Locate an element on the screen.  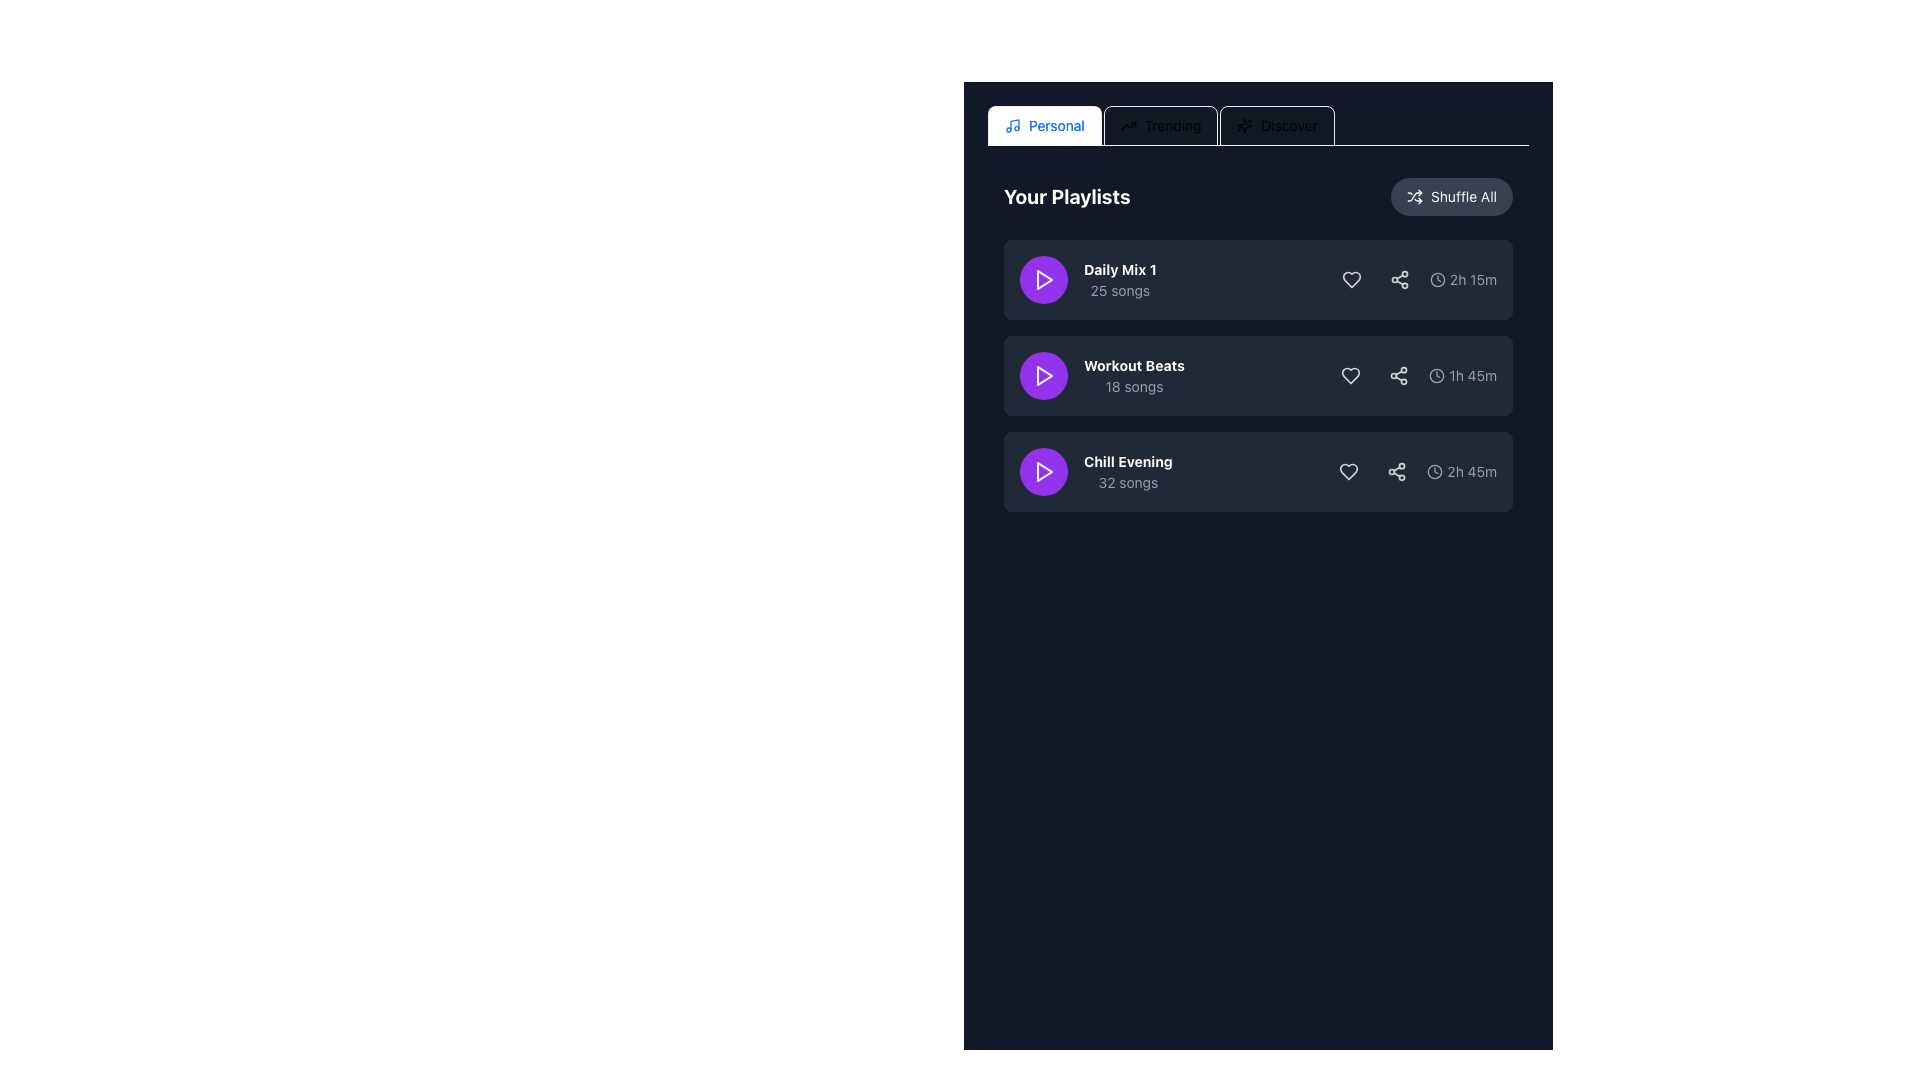
the circular outline of the clock icon located to the right of the 'Daily Mix 1' row in the playlist section is located at coordinates (1436, 280).